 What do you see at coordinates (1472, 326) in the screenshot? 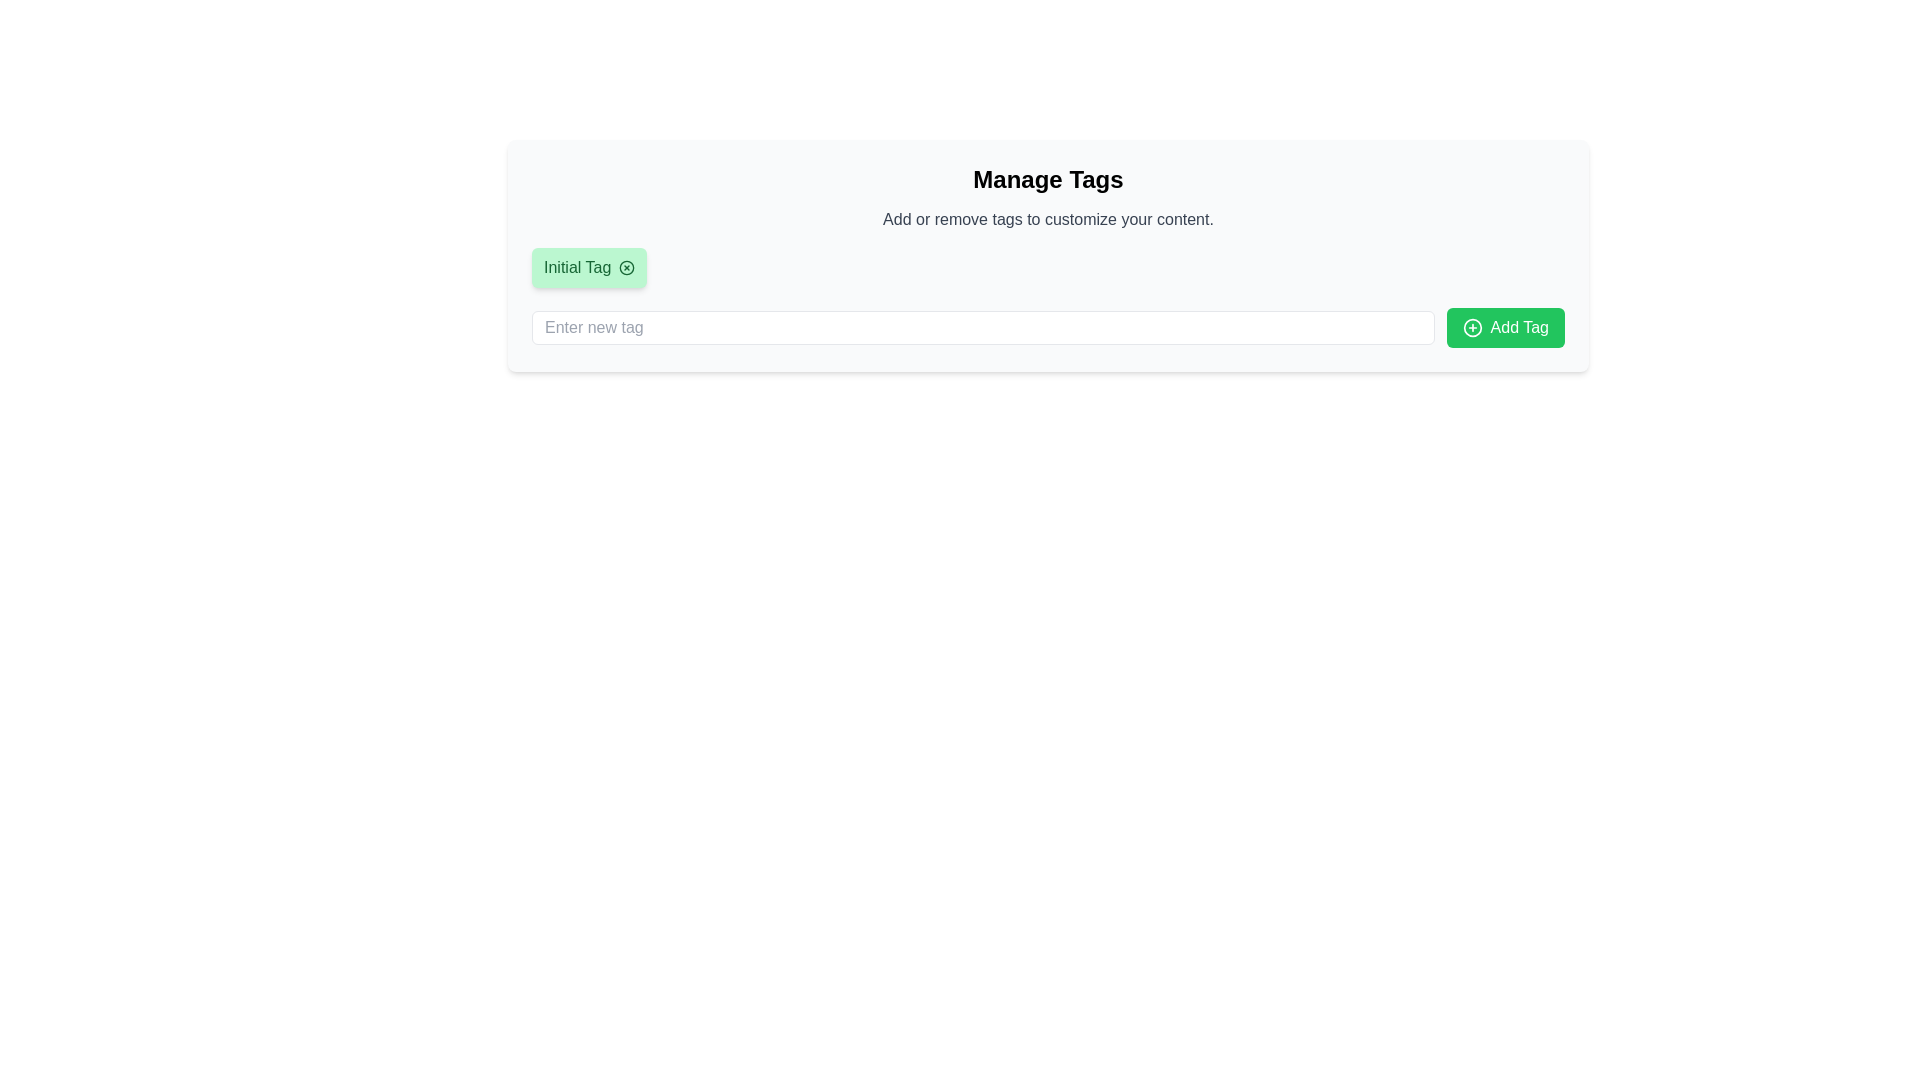
I see `the green 'Add Tag' button, which is accompanied by the circular icon indicating the action of adding a tag` at bounding box center [1472, 326].